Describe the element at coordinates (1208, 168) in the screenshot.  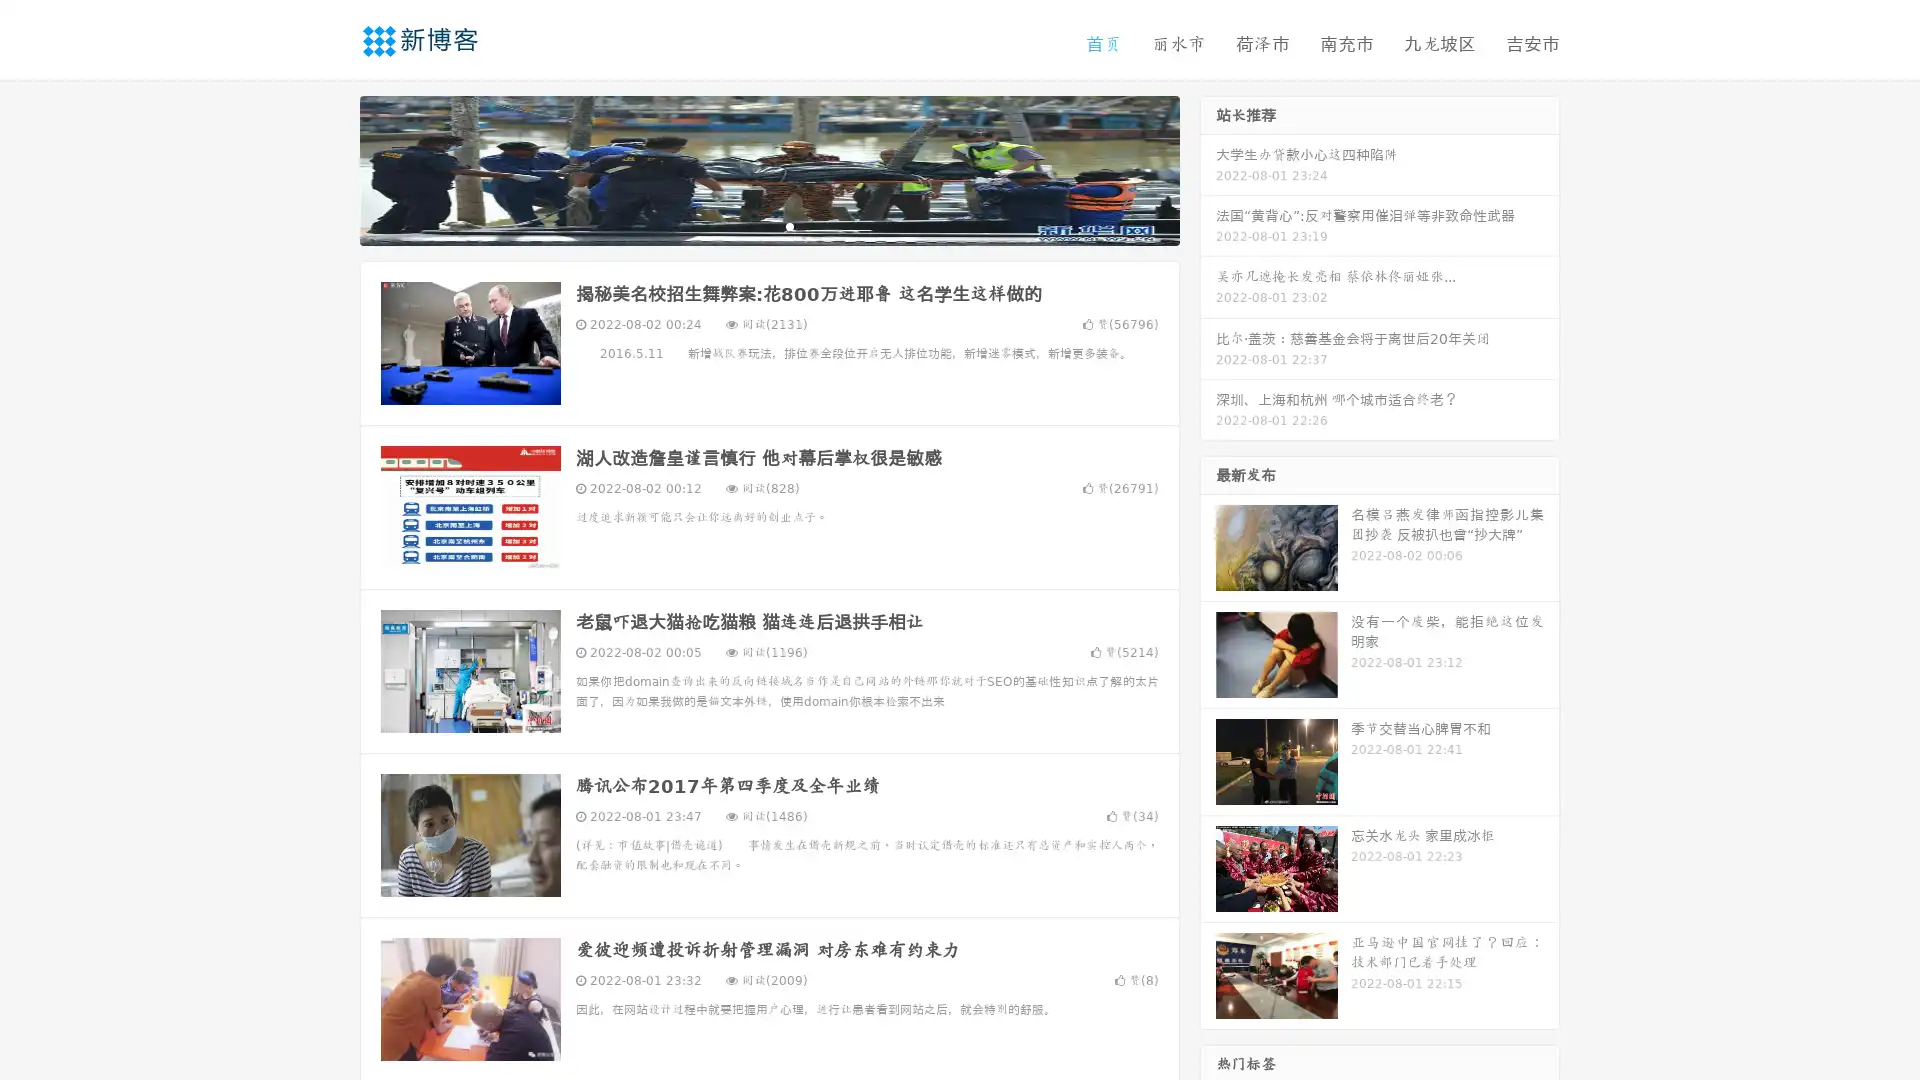
I see `Next slide` at that location.